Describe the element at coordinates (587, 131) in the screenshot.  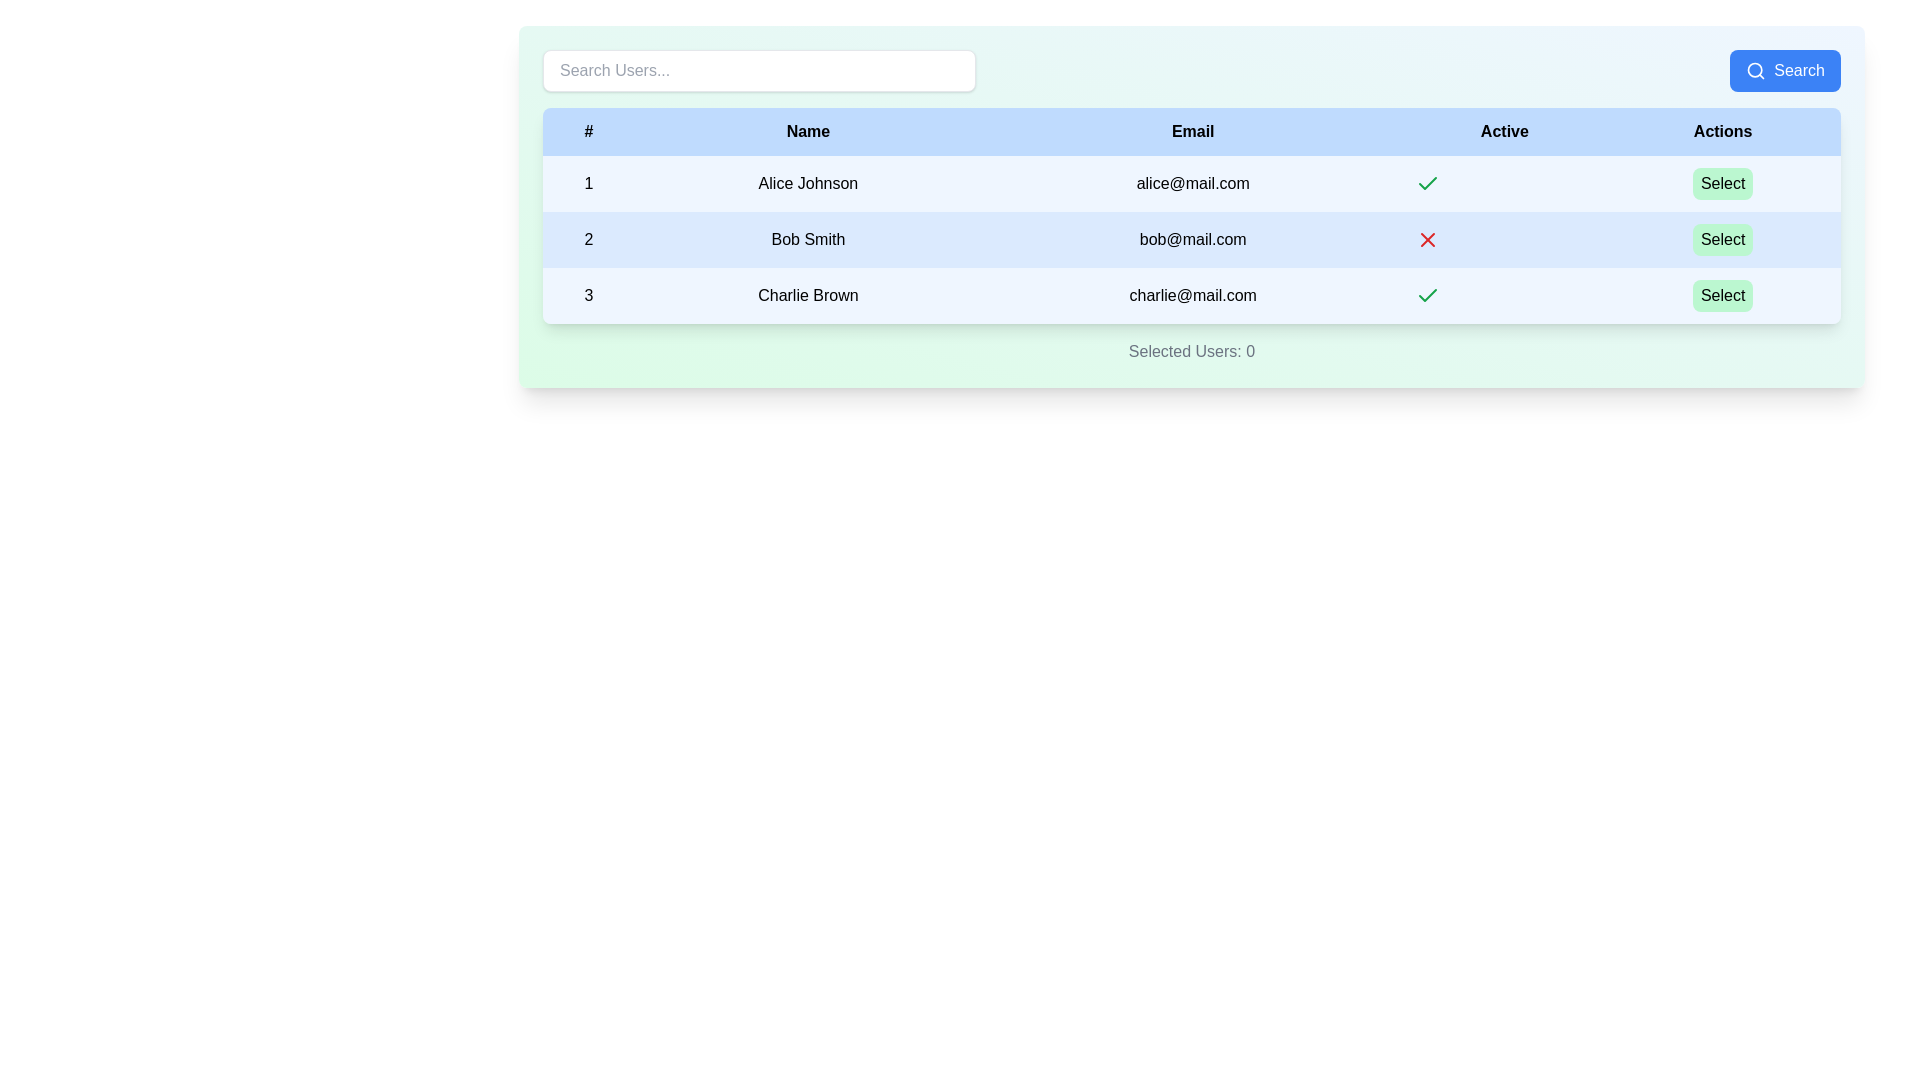
I see `the header label located at the farthest left position in the table, preceding the 'Name' header` at that location.